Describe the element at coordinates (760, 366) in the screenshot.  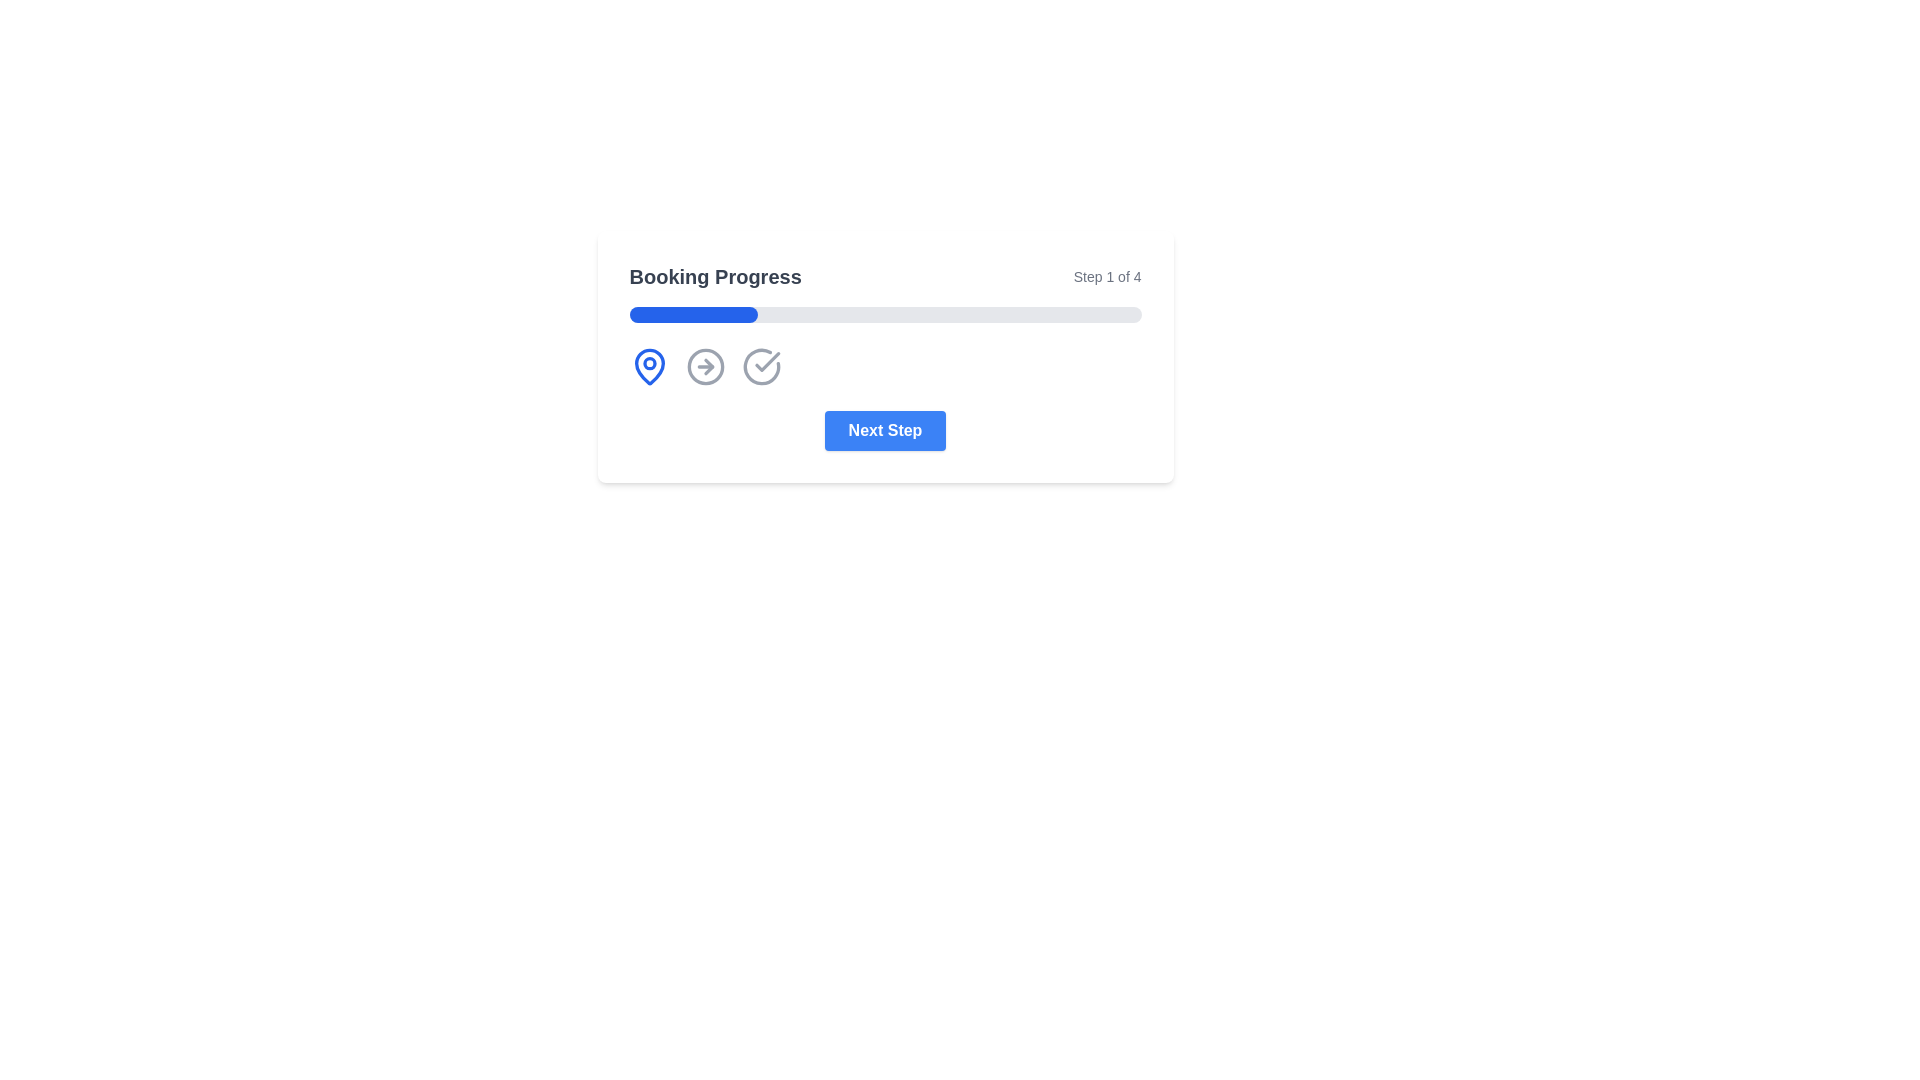
I see `the circular status indicator icon featuring a checkmark, which is the third element in a sequence of horizontally aligned icons` at that location.